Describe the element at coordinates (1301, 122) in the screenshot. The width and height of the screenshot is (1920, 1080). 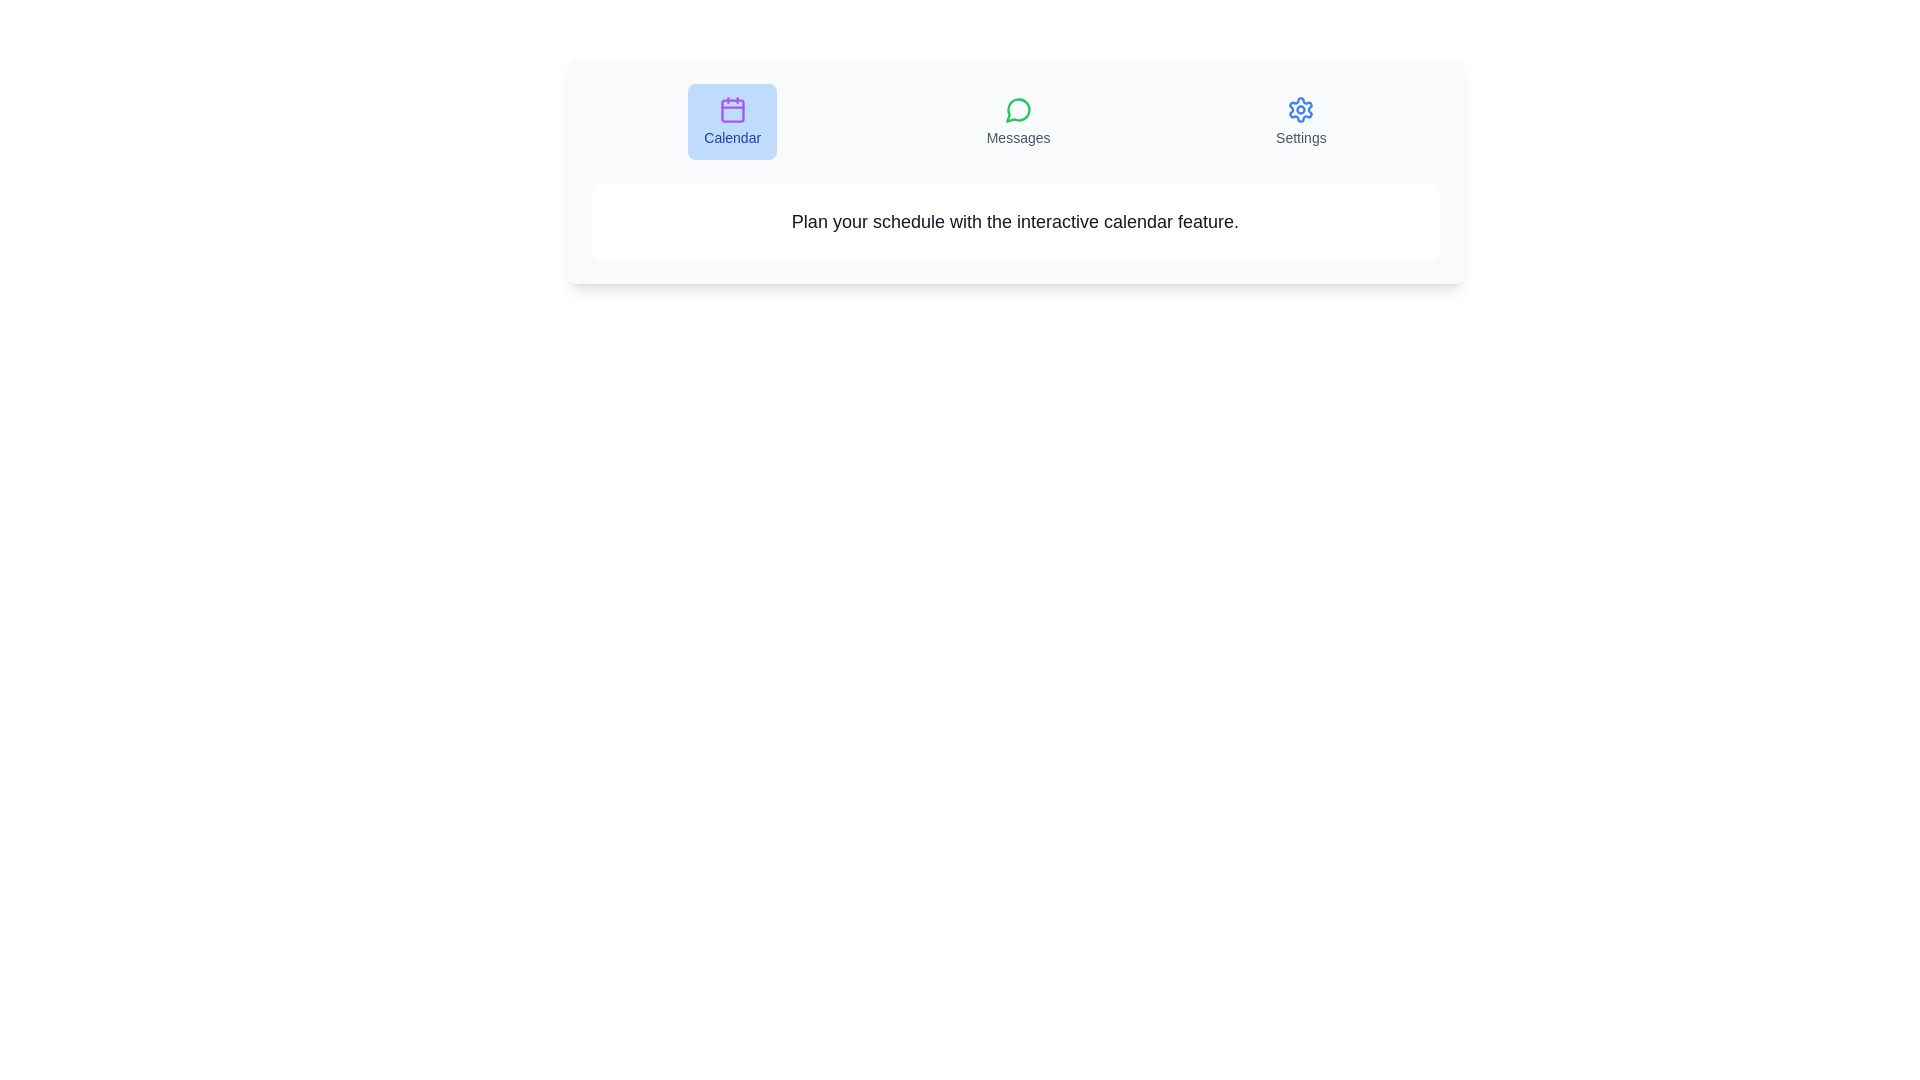
I see `the Settings tab to view its content` at that location.